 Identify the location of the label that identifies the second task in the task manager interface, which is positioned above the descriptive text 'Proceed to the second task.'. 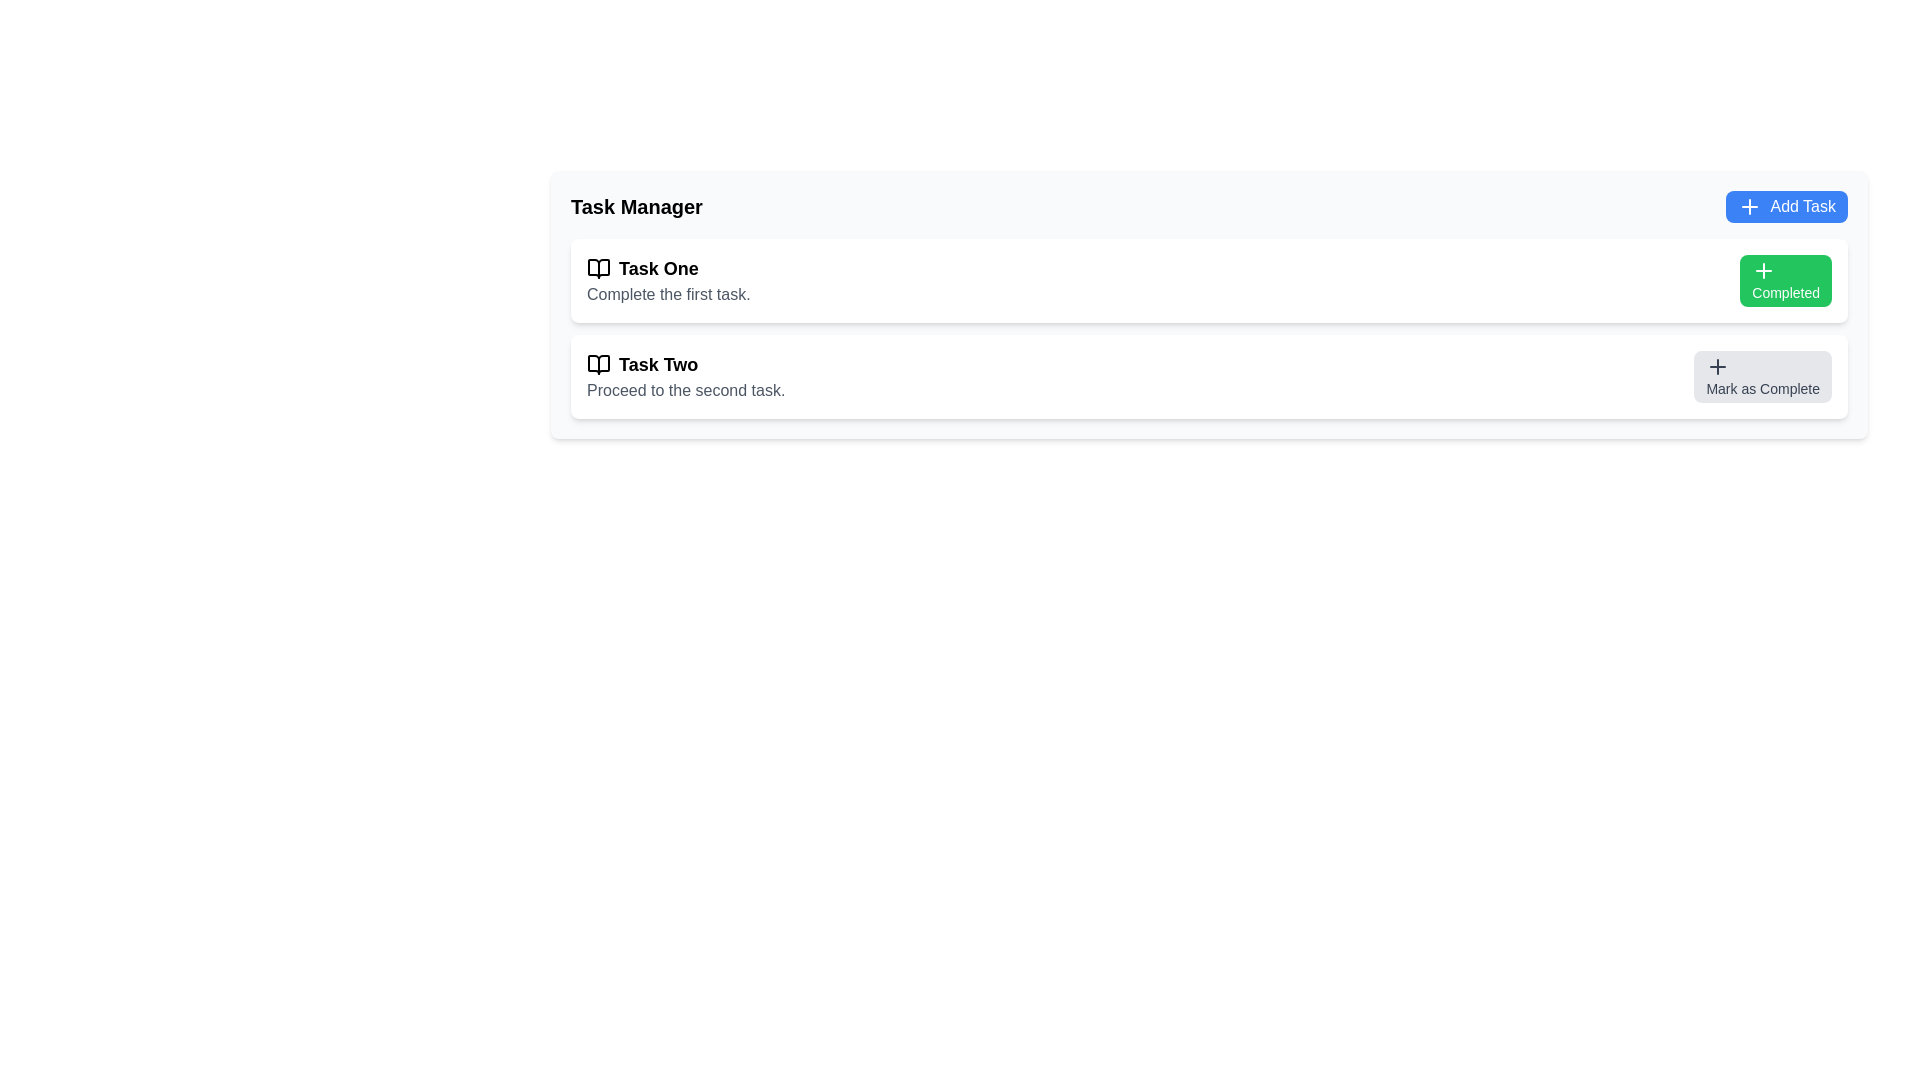
(686, 365).